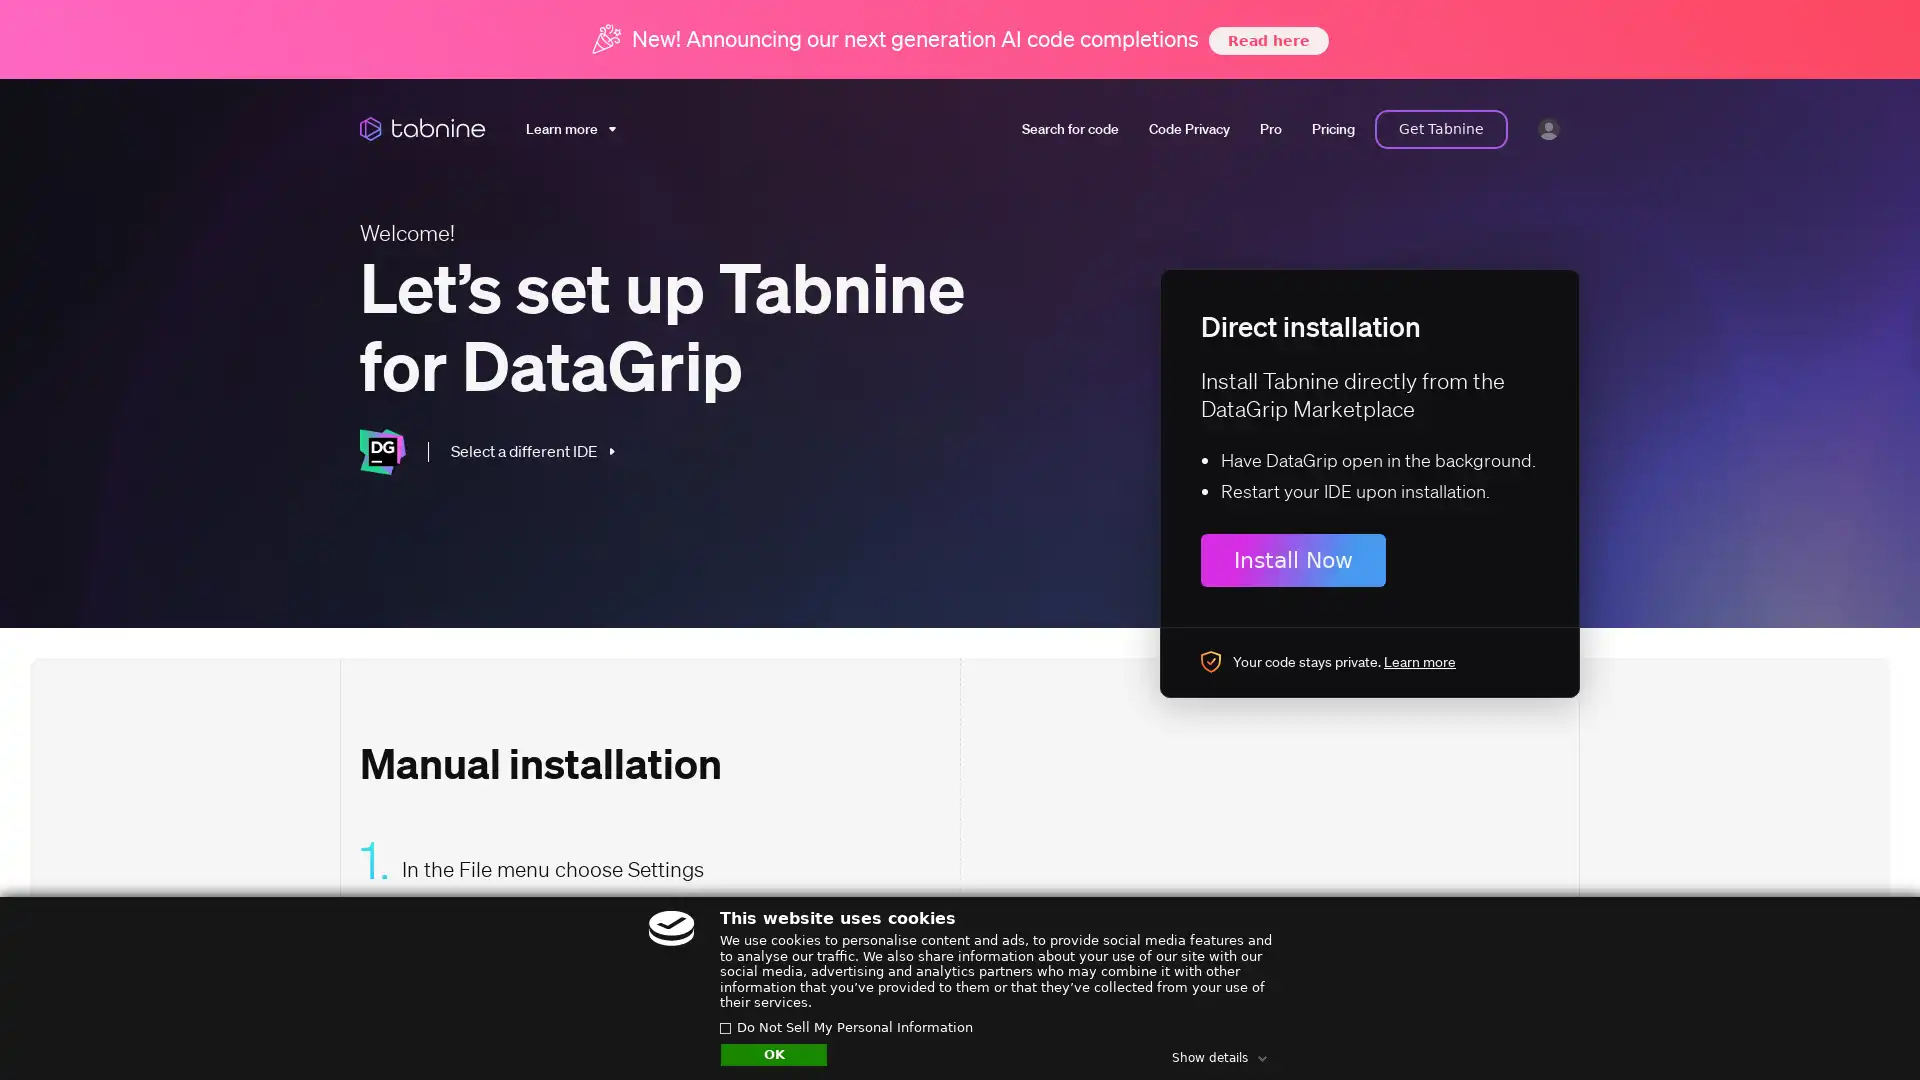 The height and width of the screenshot is (1080, 1920). I want to click on Read here, so click(1266, 39).